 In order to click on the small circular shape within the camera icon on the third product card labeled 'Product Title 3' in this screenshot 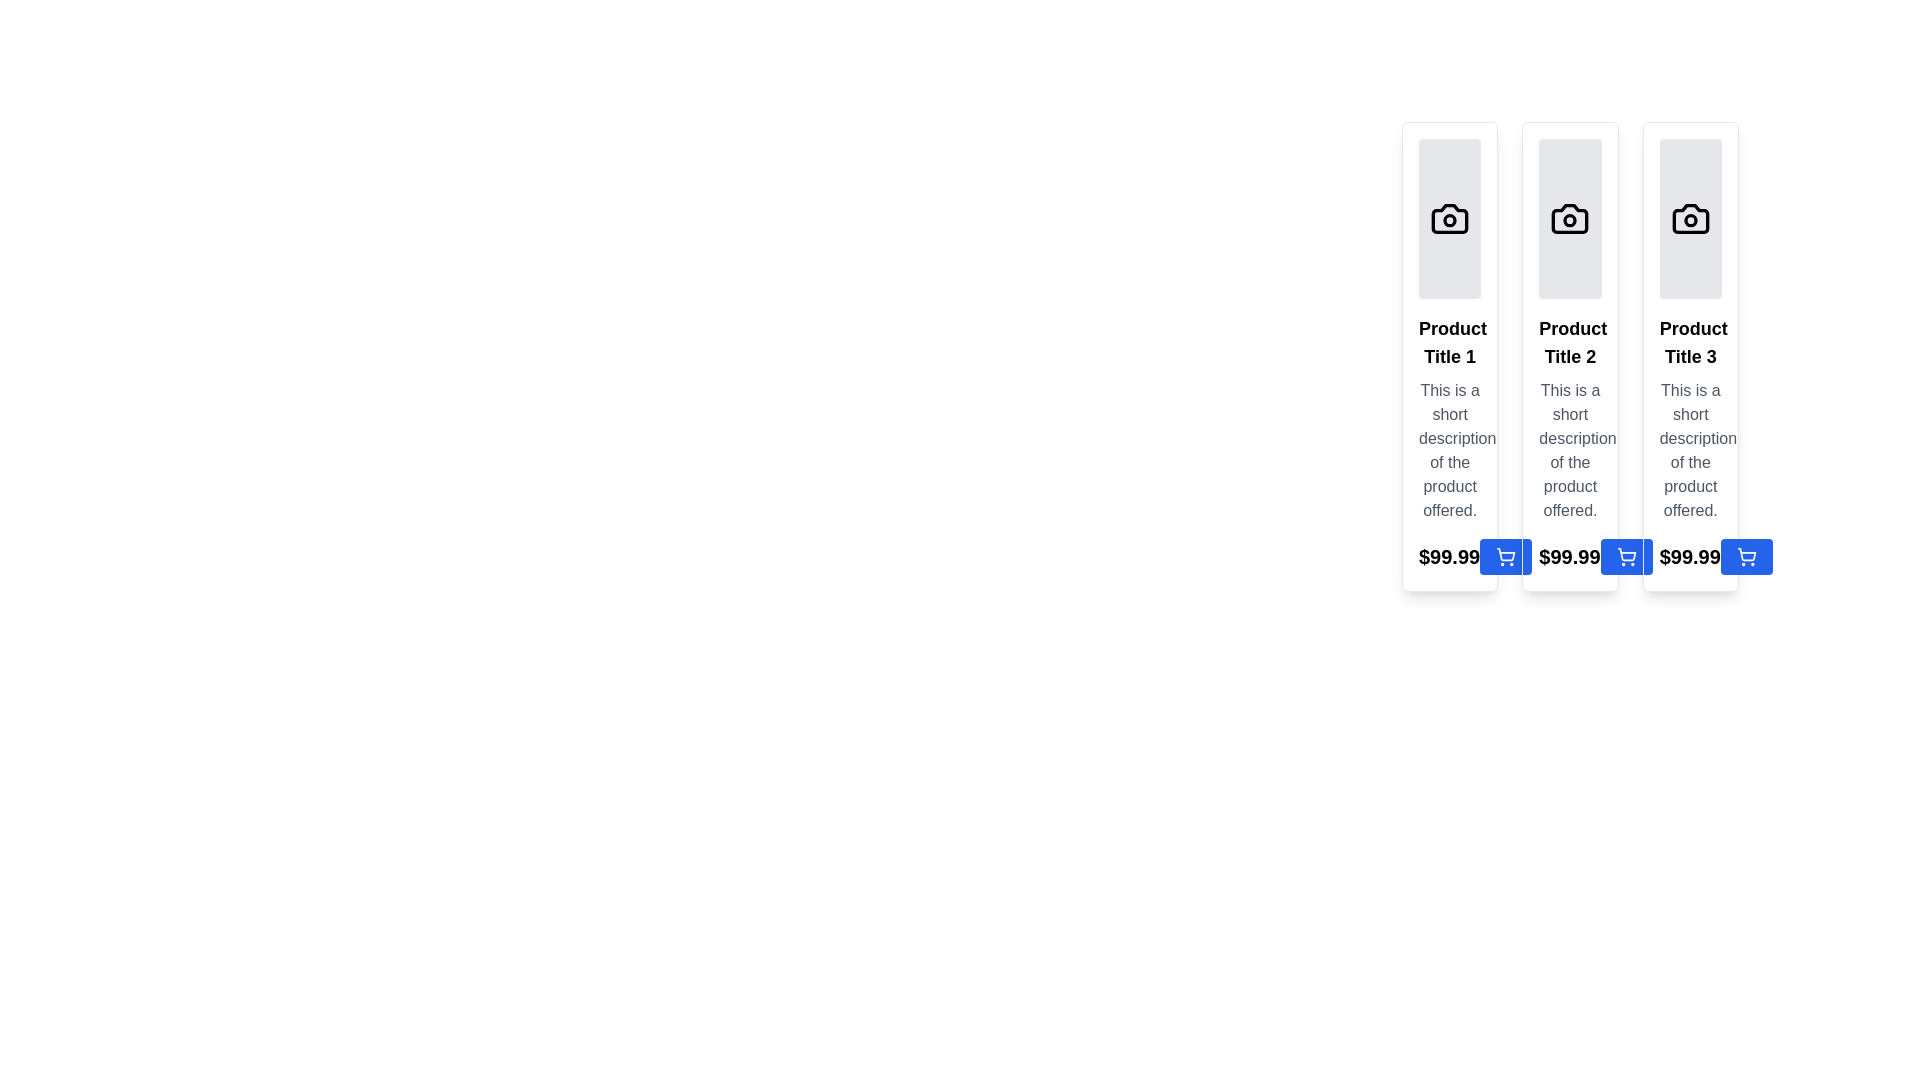, I will do `click(1689, 220)`.